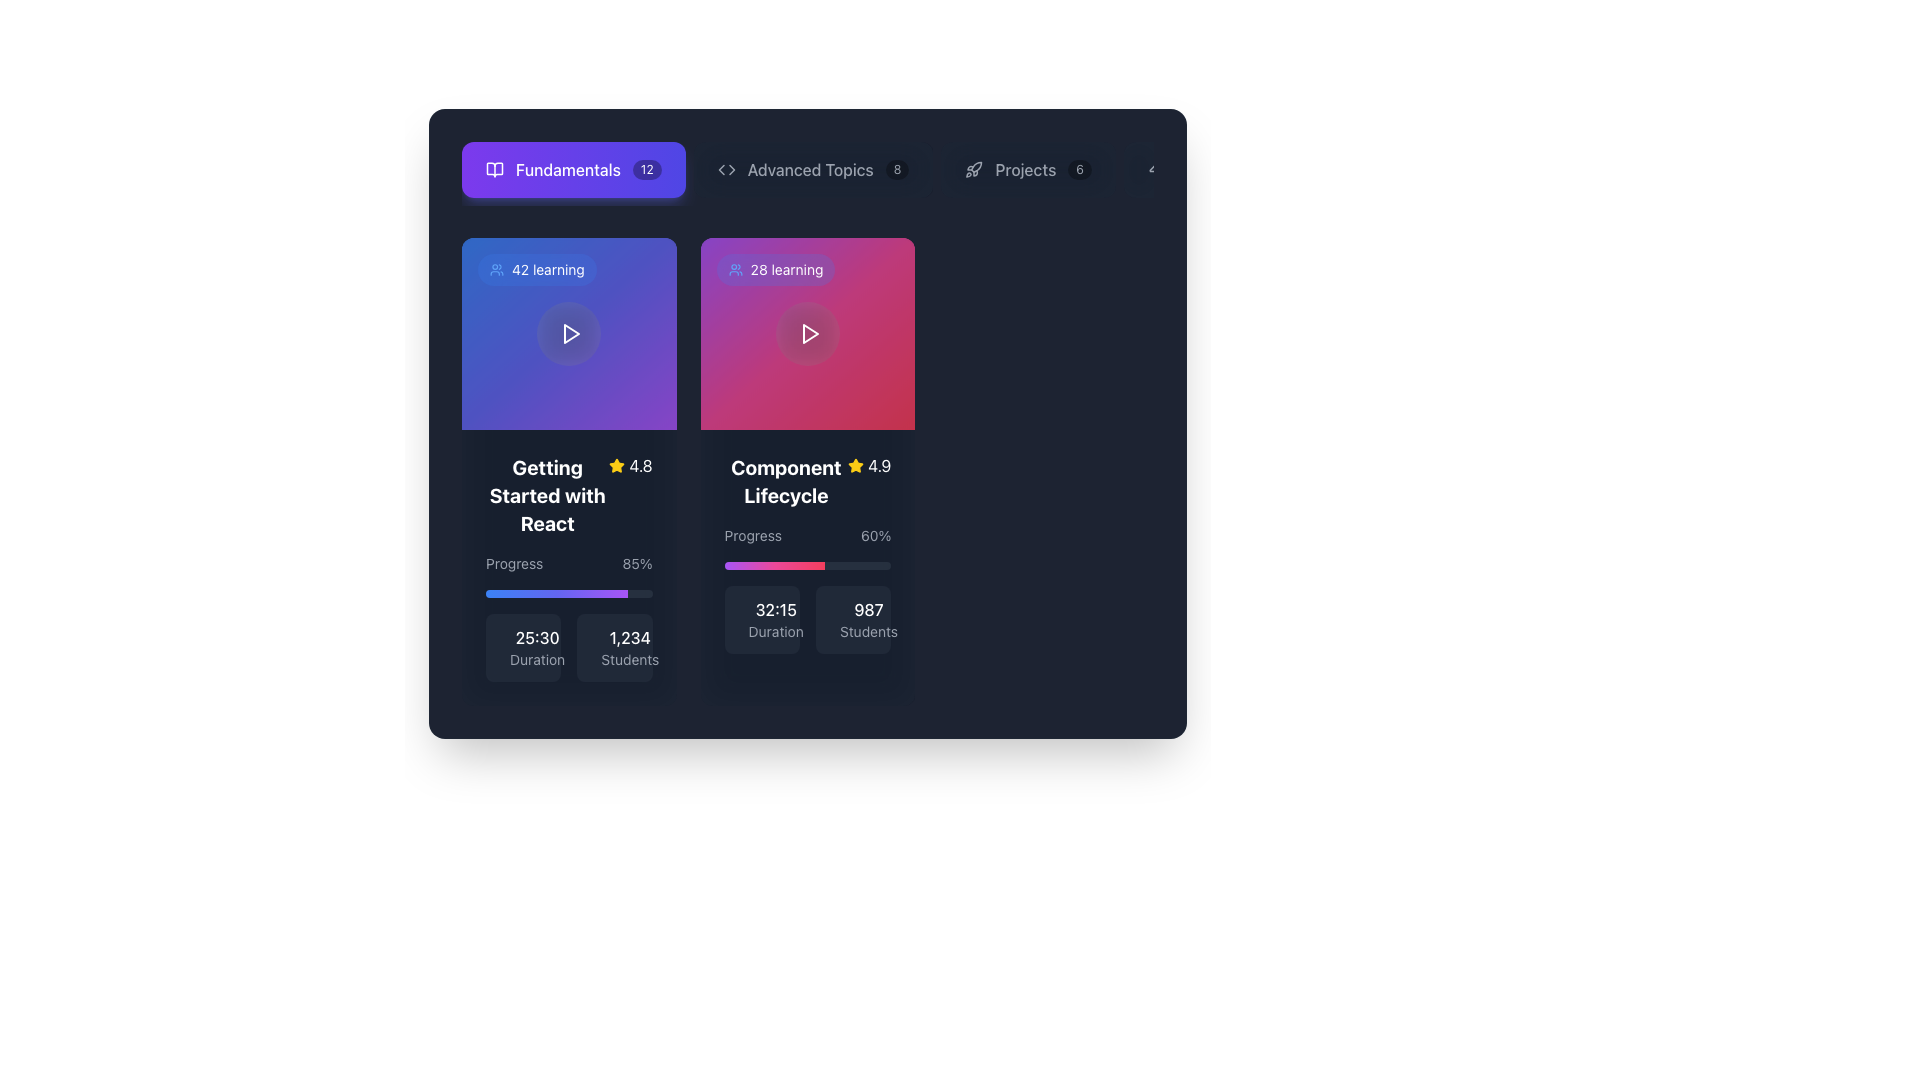 This screenshot has width=1920, height=1080. What do you see at coordinates (773, 566) in the screenshot?
I see `the progress bar segment indicating 60% progress within the 'Component Lifecycle' card to modify progress, as interaction is enabled` at bounding box center [773, 566].